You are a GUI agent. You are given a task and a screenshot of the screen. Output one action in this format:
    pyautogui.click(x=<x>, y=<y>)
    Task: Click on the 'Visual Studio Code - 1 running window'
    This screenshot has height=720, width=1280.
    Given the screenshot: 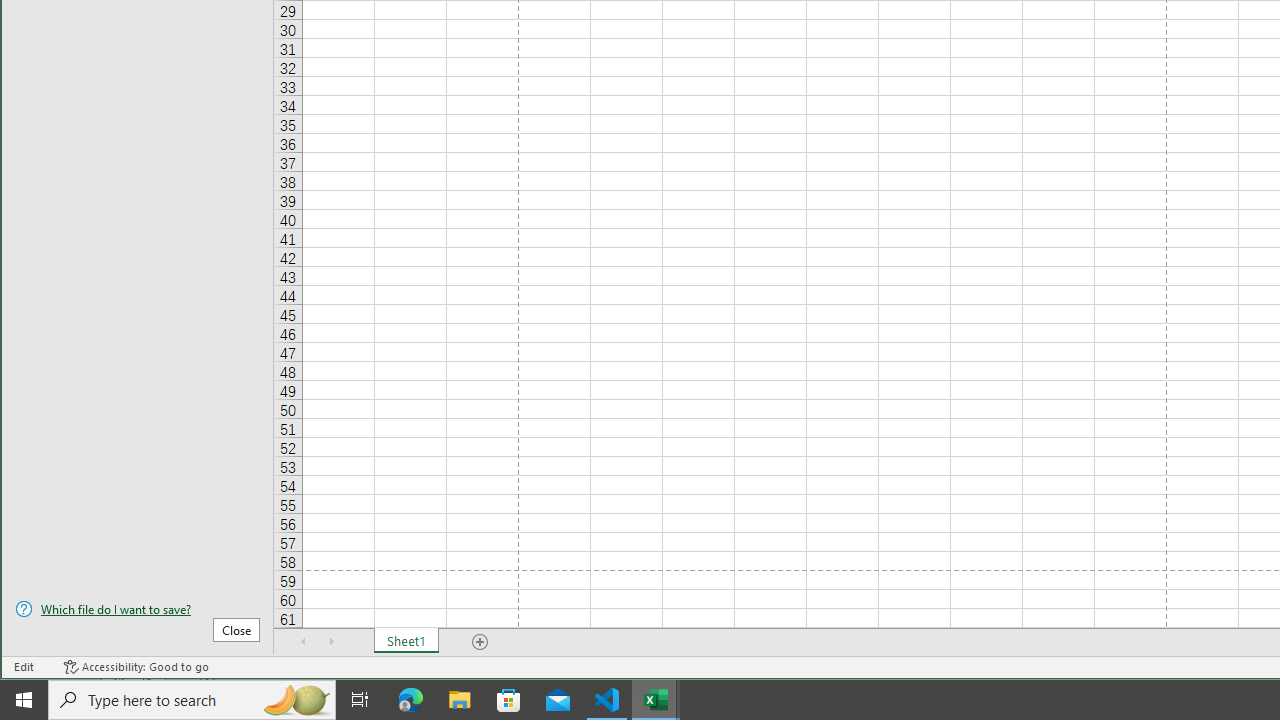 What is the action you would take?
    pyautogui.click(x=606, y=698)
    